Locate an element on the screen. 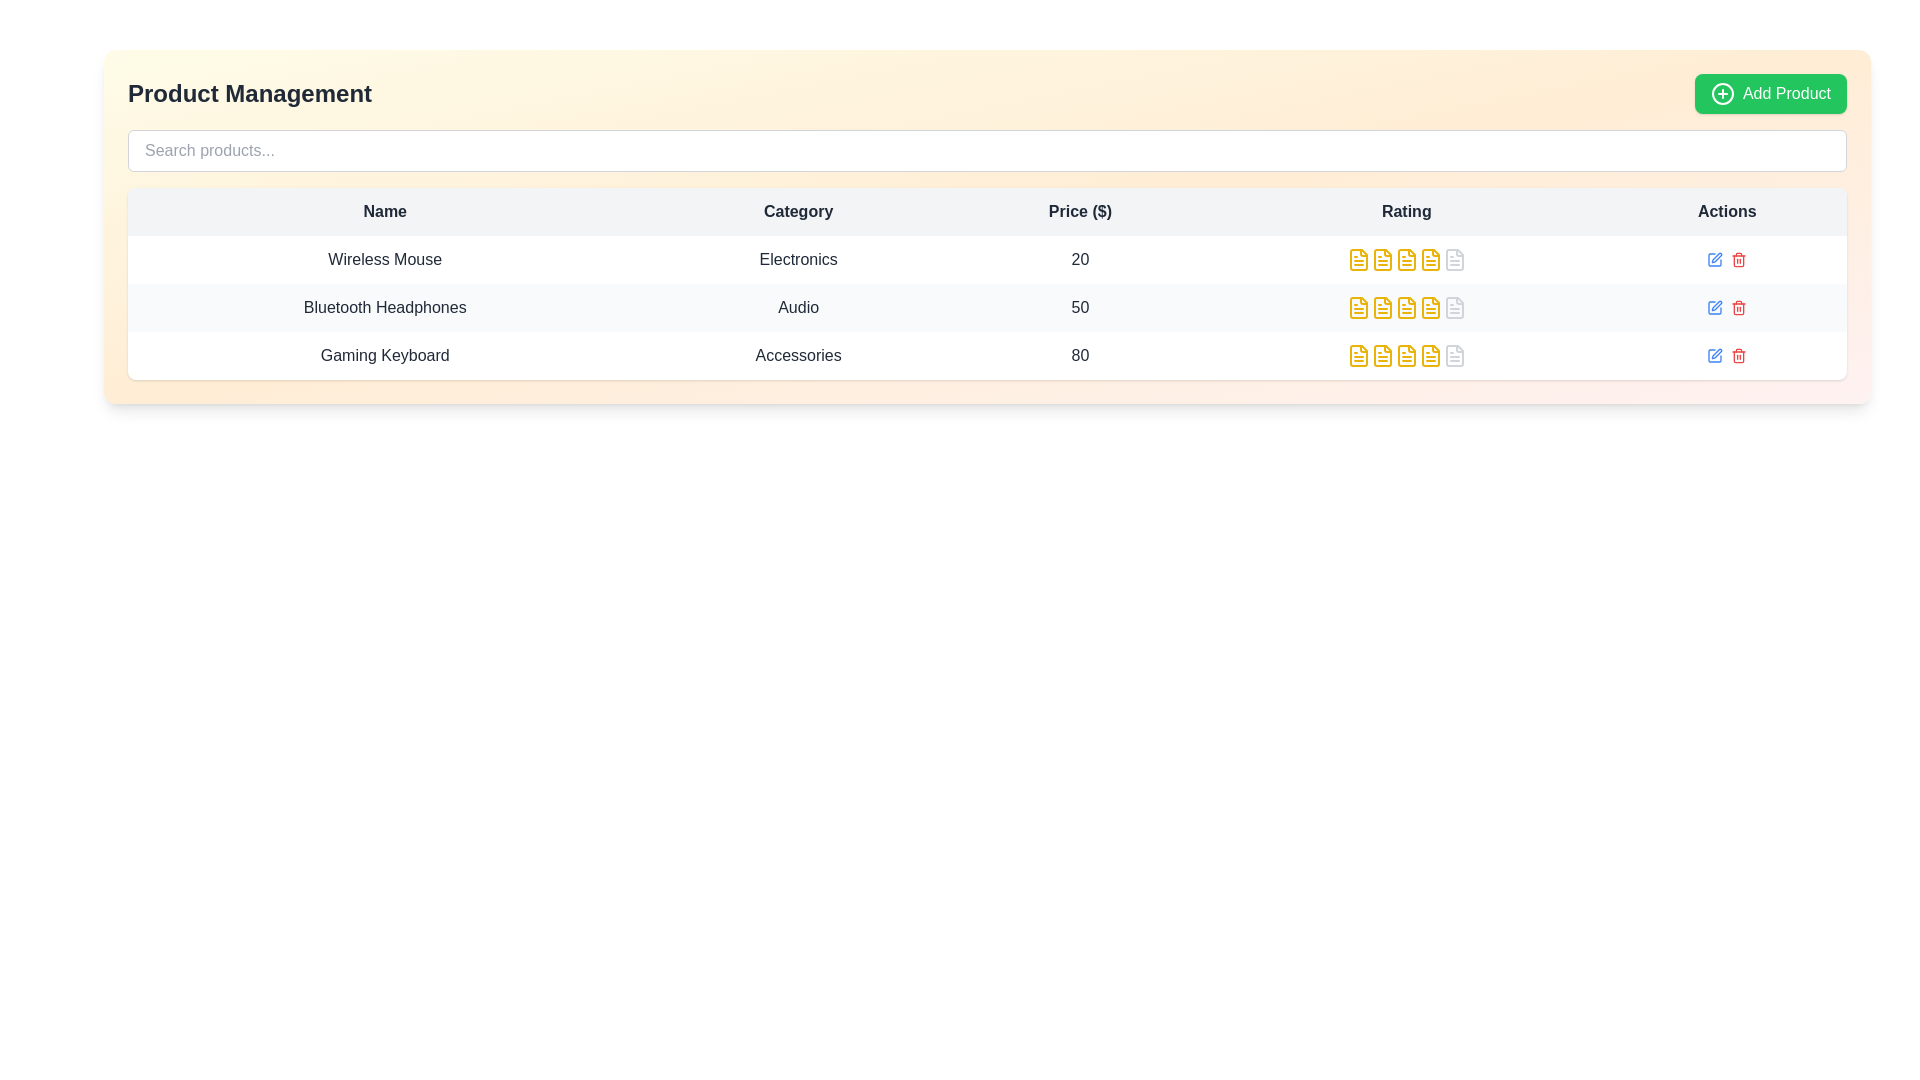 This screenshot has height=1080, width=1920. the price information label for the 'Wireless Mouse' product in the 'Price ($)' column of the table is located at coordinates (1079, 258).